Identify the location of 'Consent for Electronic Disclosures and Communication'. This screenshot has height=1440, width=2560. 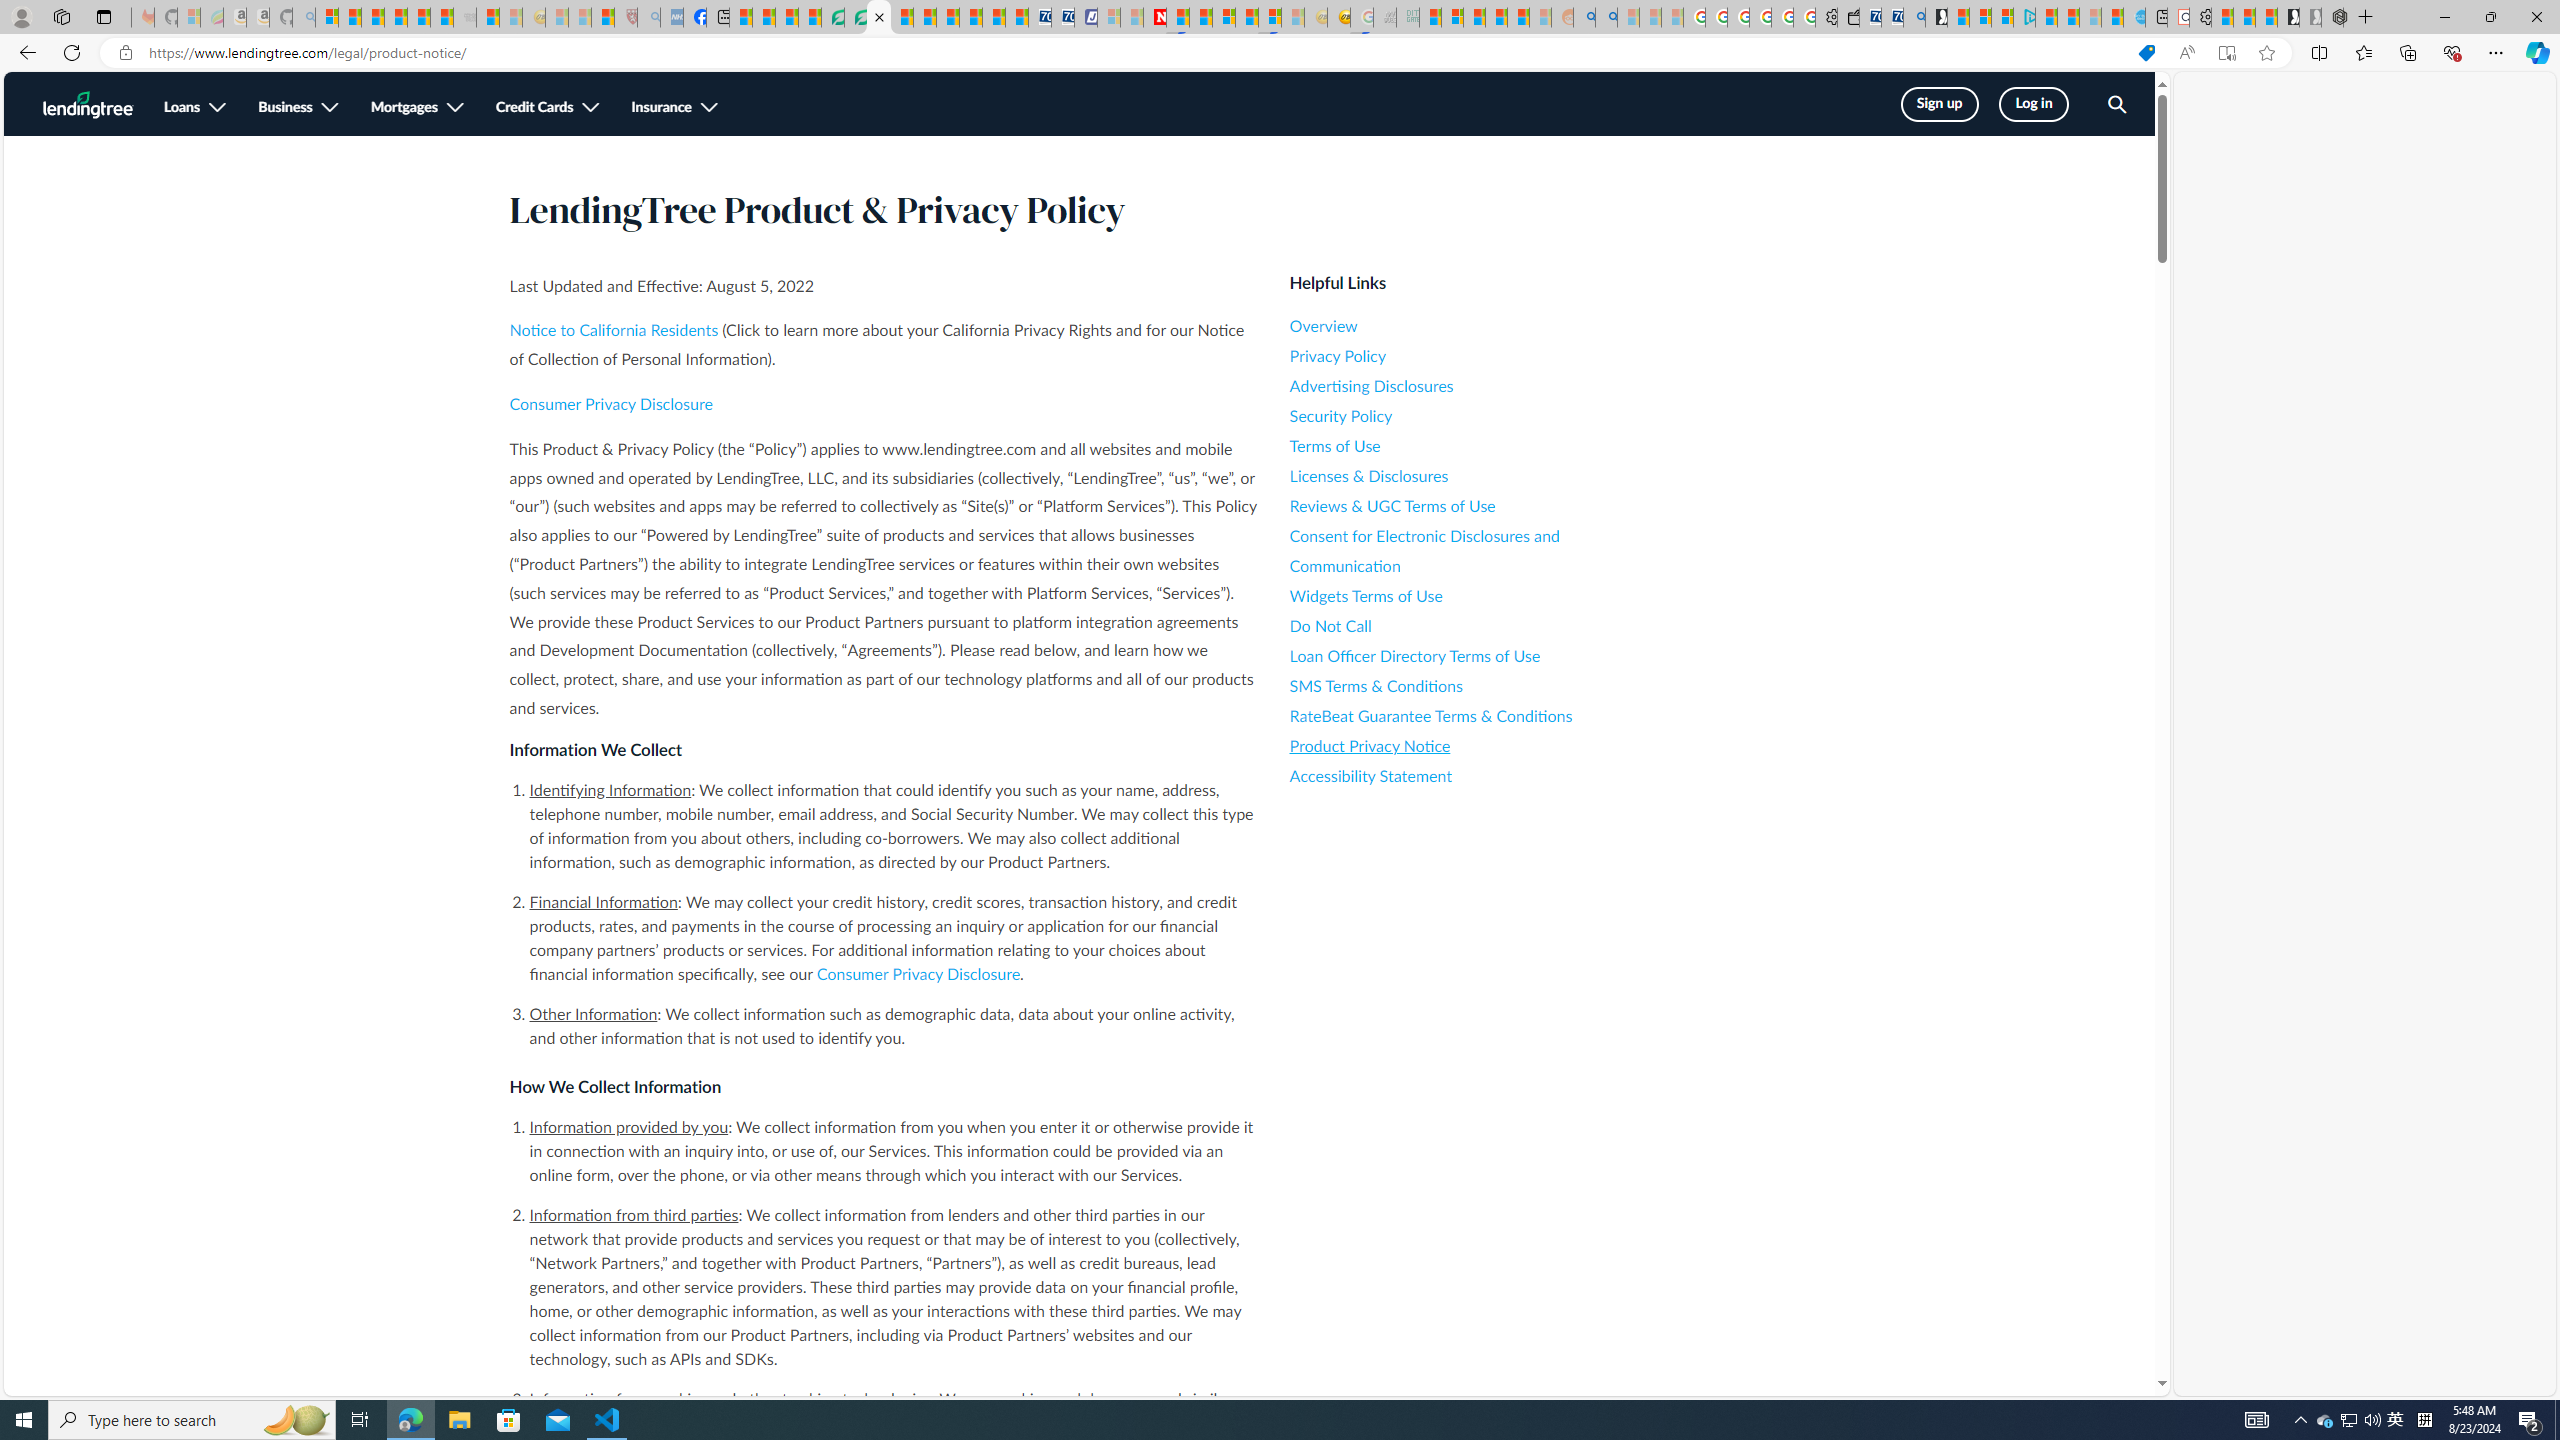
(1469, 551).